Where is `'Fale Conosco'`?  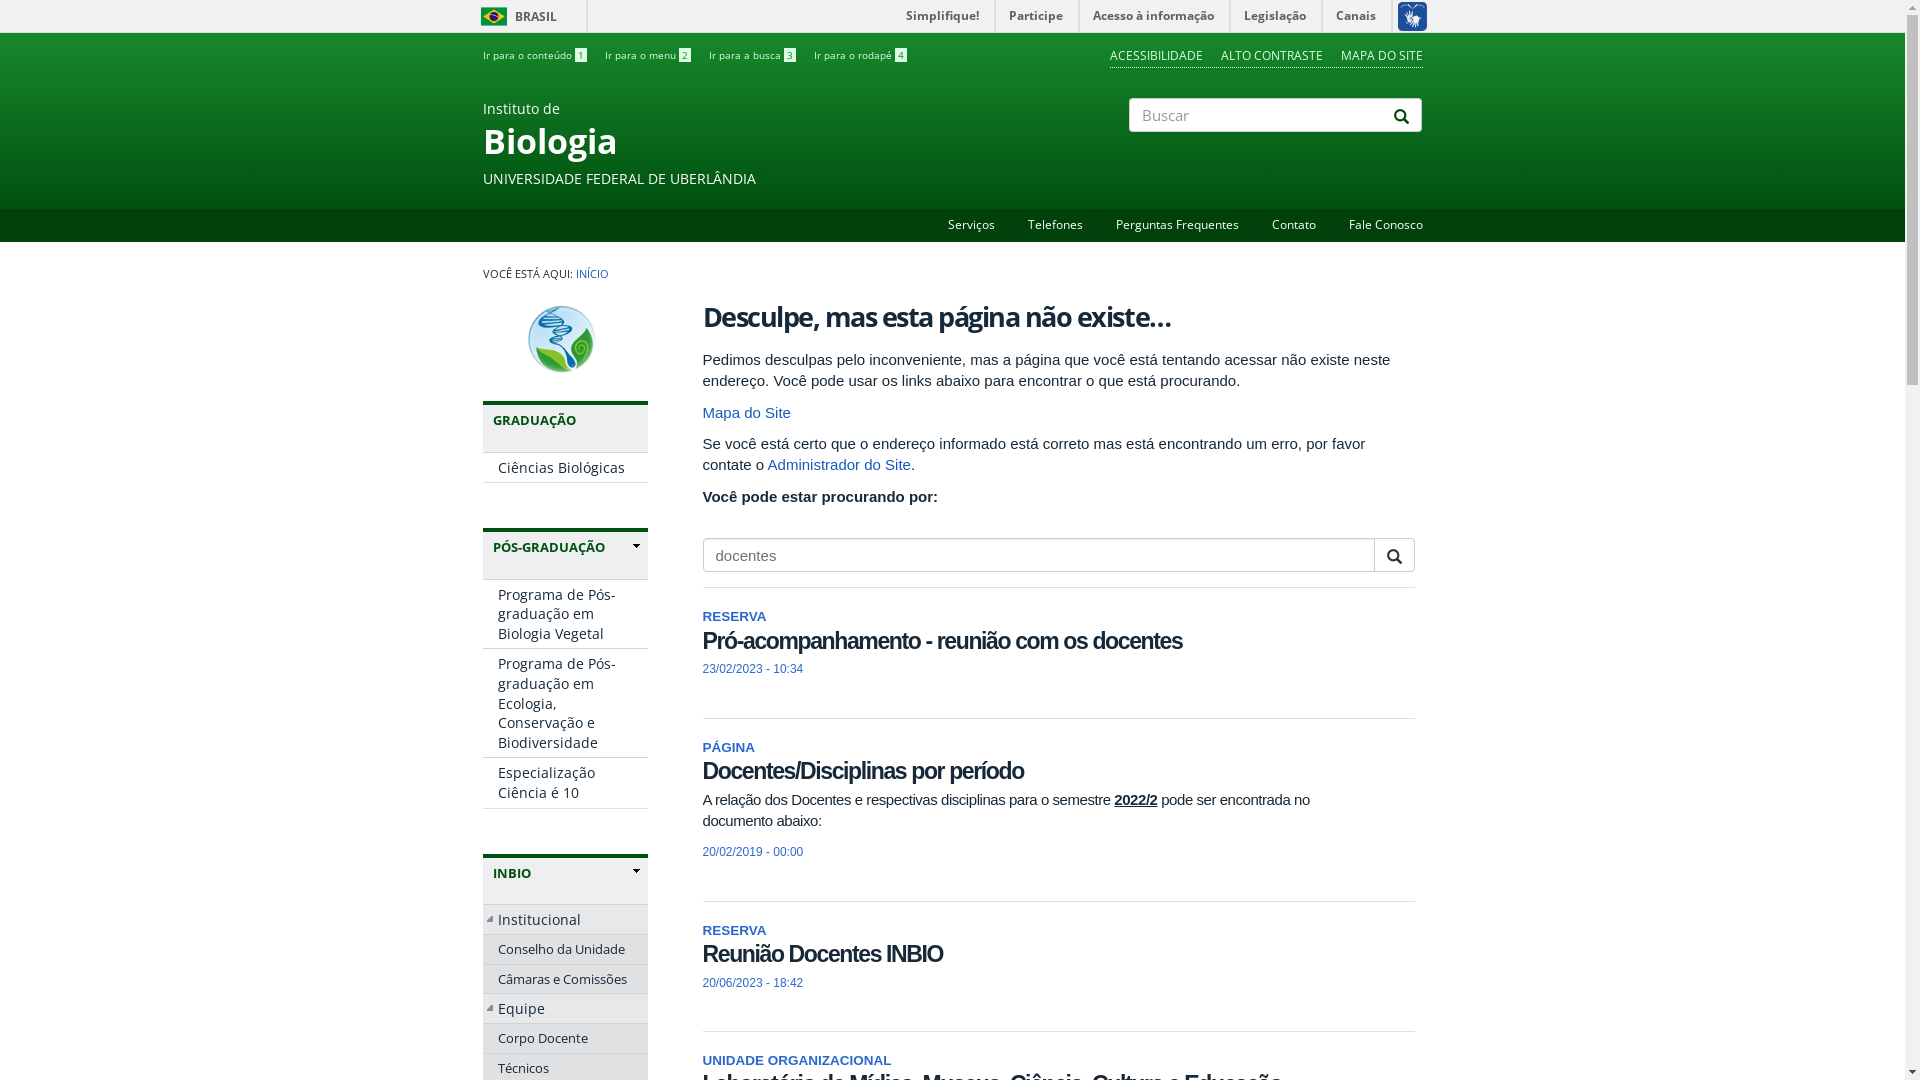 'Fale Conosco' is located at coordinates (1384, 224).